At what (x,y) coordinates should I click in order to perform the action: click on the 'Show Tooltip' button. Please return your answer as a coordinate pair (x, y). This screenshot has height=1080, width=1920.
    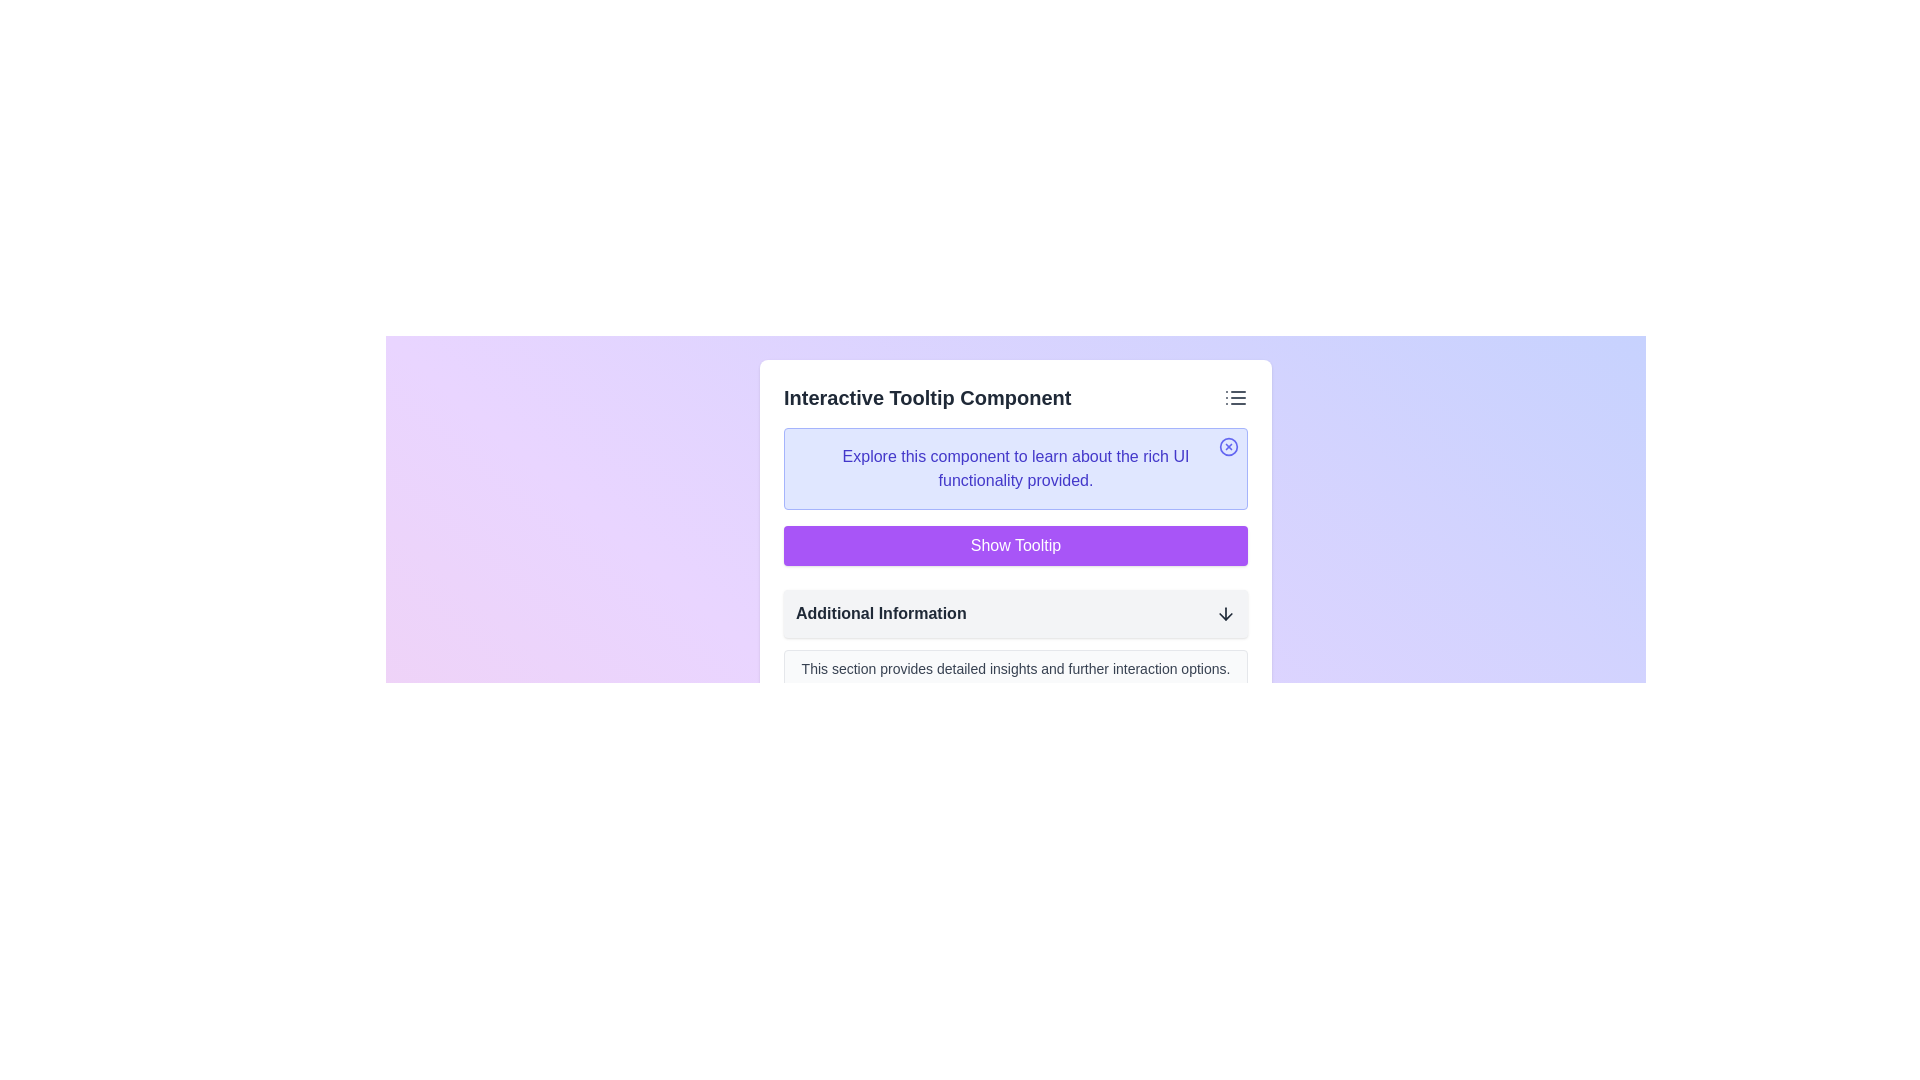
    Looking at the image, I should click on (1016, 535).